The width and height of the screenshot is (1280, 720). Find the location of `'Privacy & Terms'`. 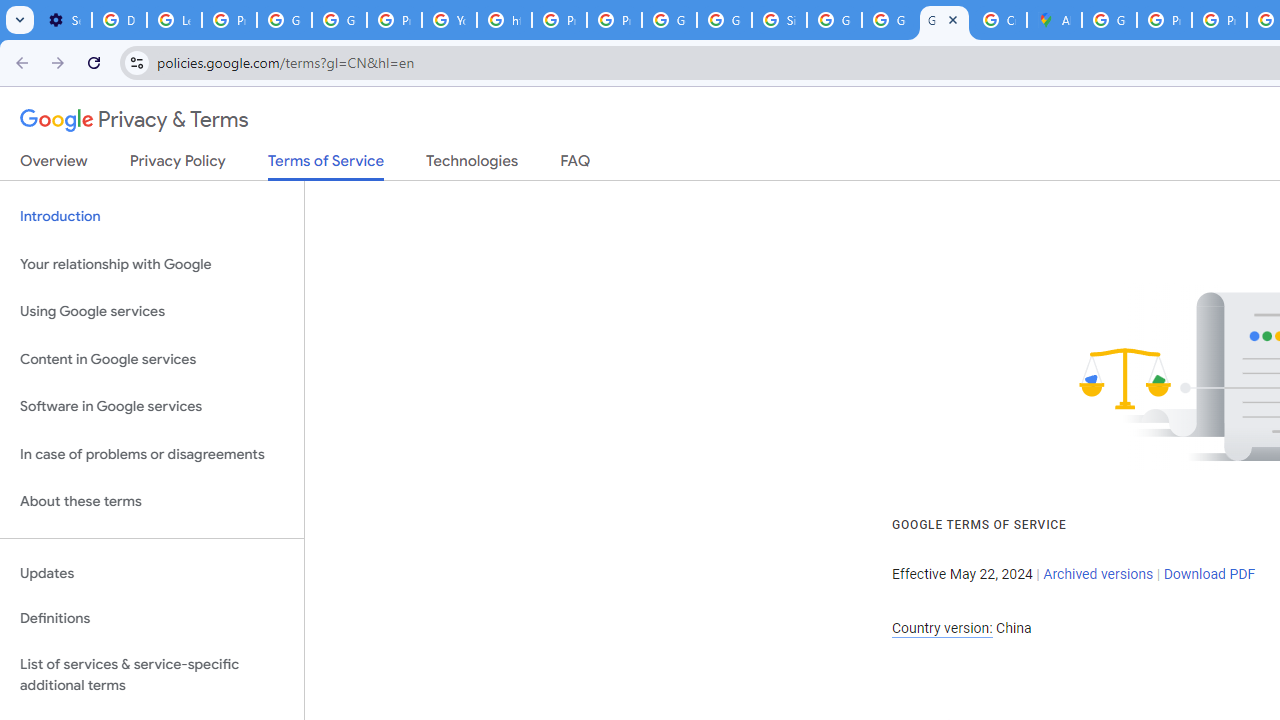

'Privacy & Terms' is located at coordinates (134, 120).